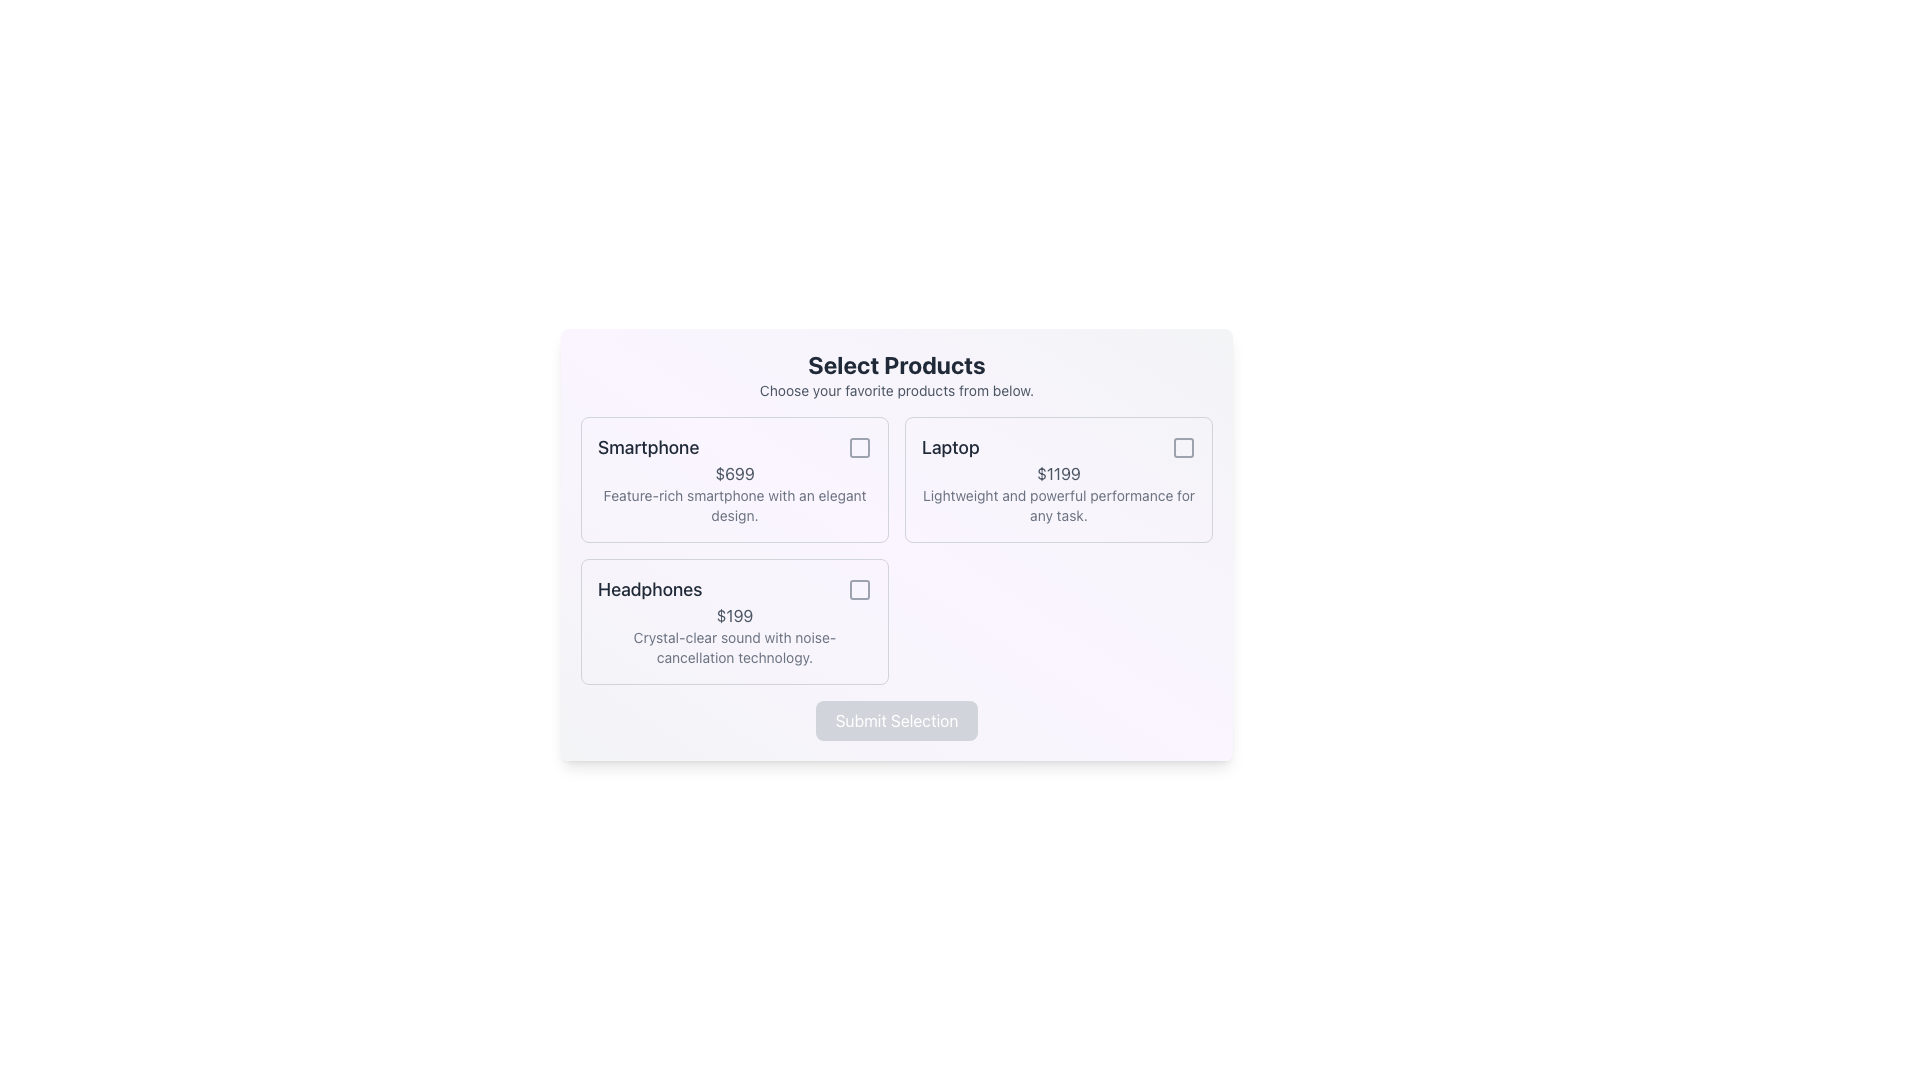 This screenshot has width=1920, height=1080. Describe the element at coordinates (1184, 446) in the screenshot. I see `the checkbox for the Laptop product` at that location.